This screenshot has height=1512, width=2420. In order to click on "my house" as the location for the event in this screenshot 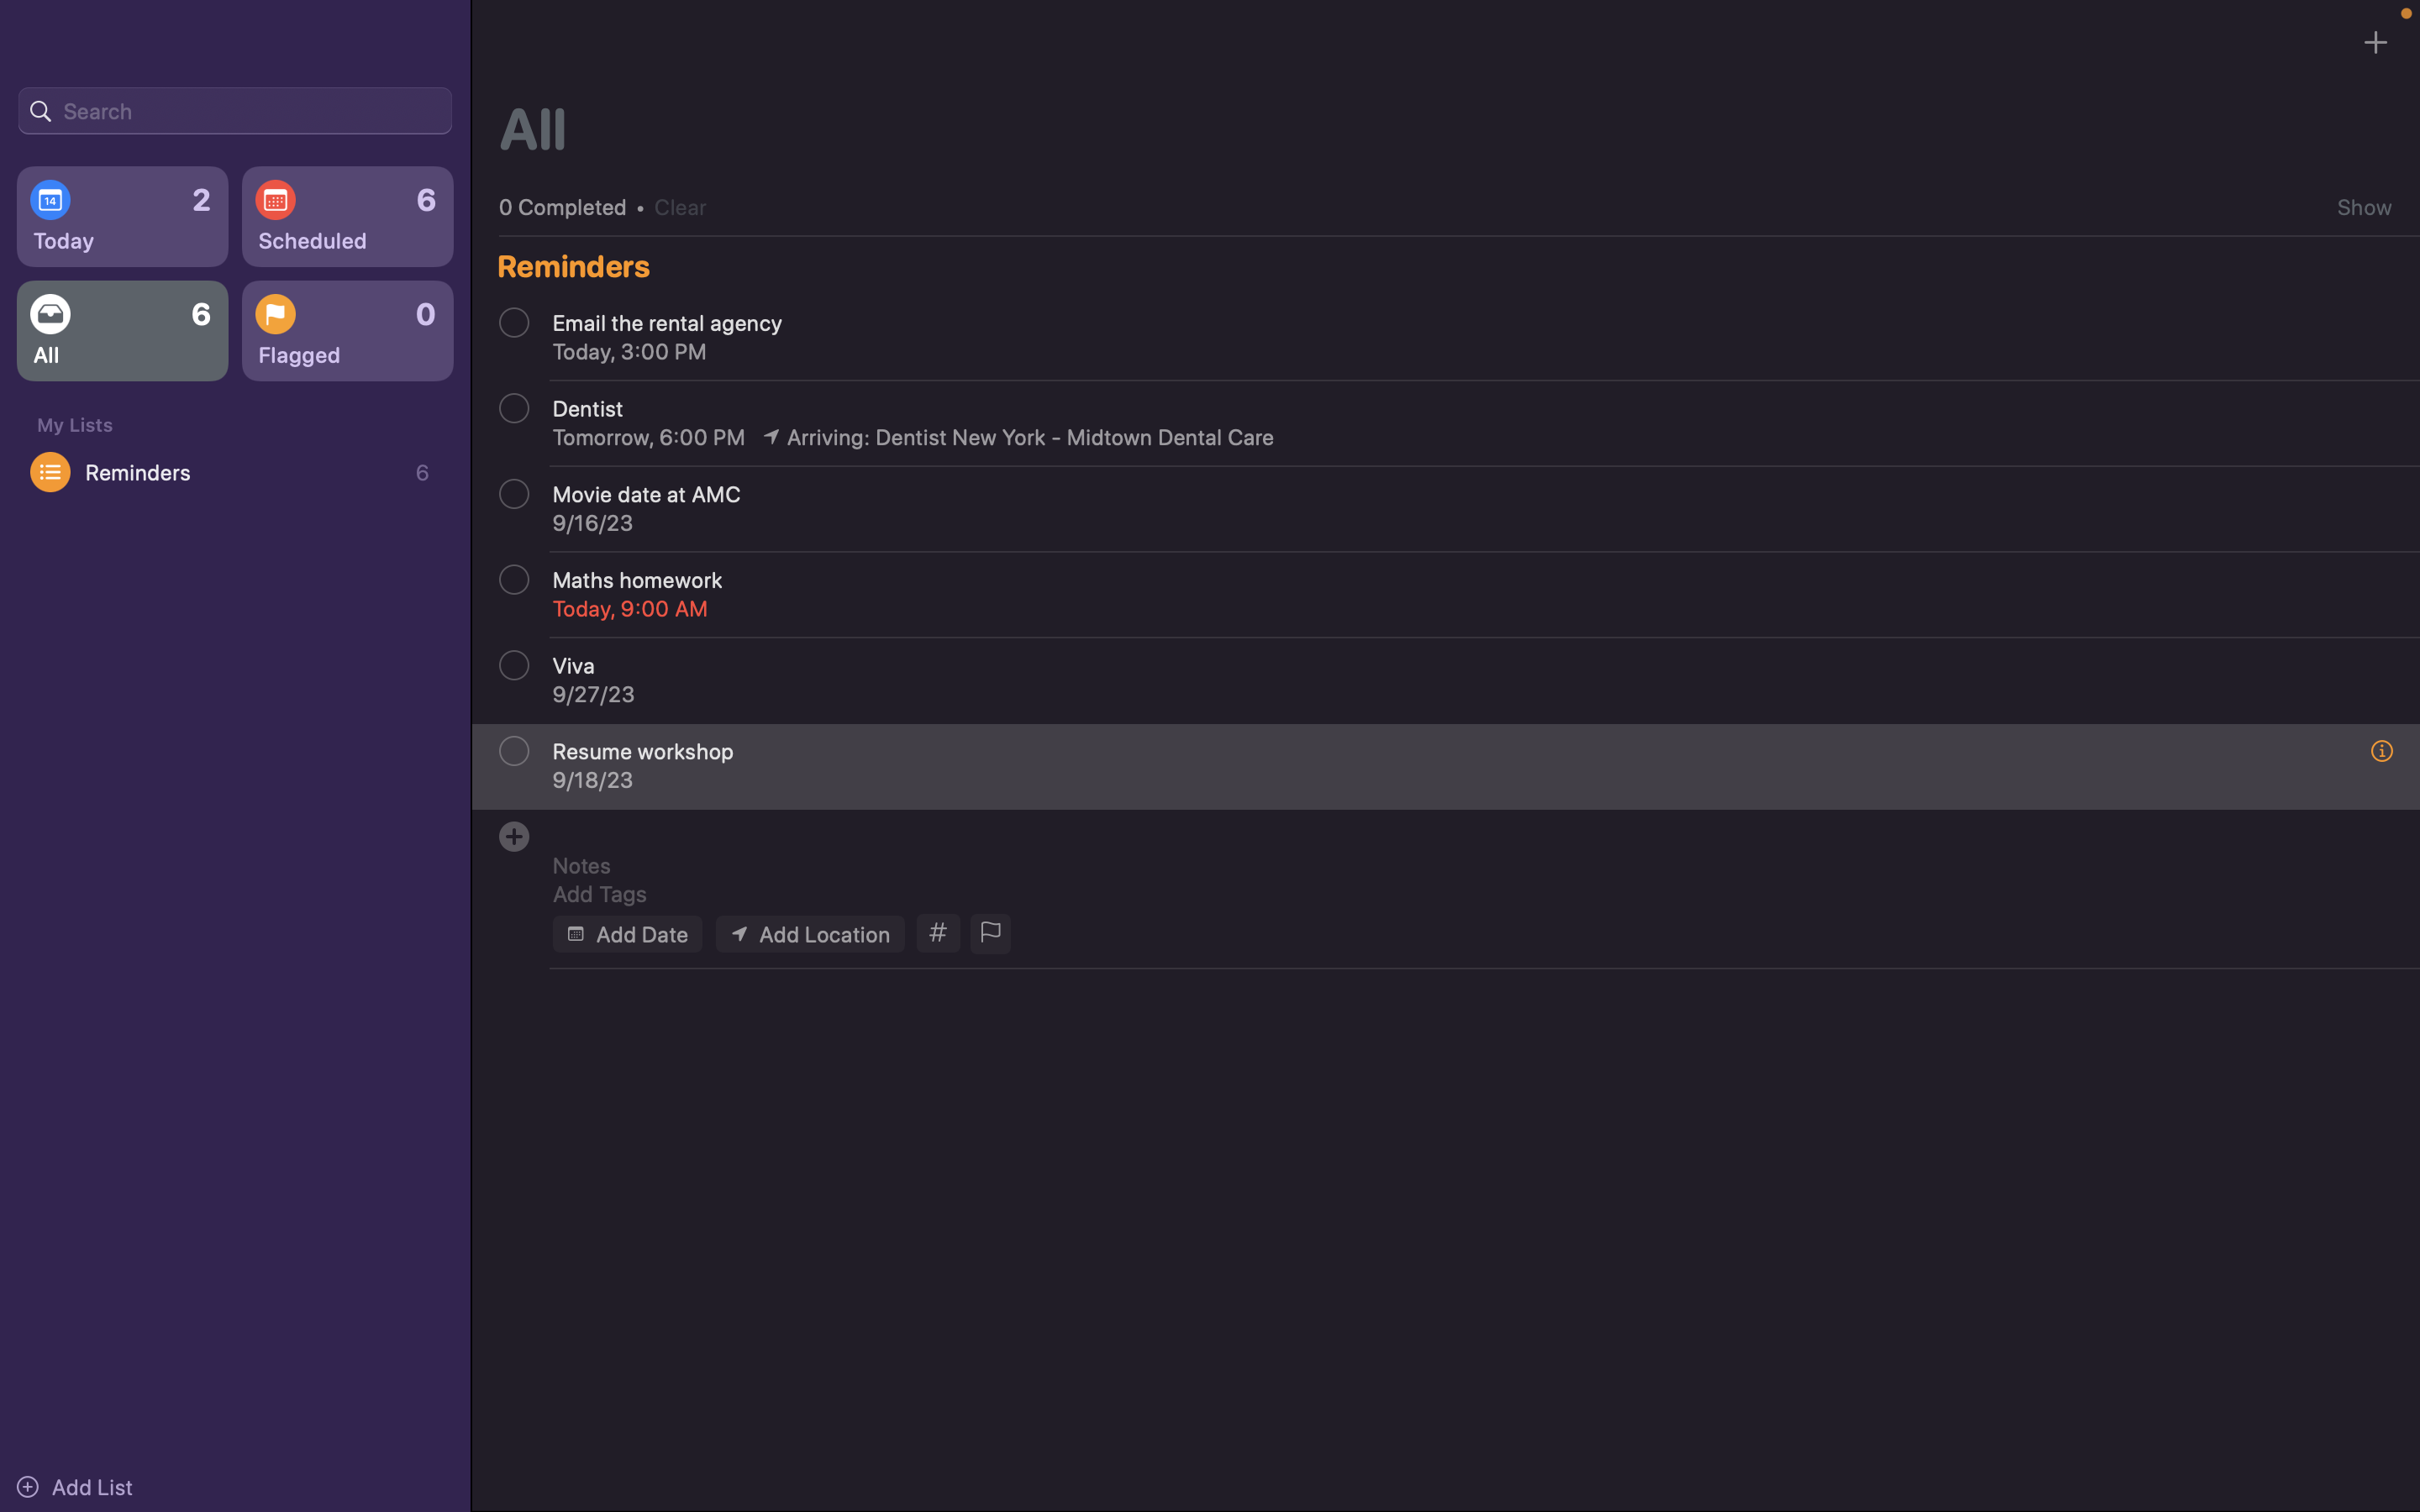, I will do `click(808, 932)`.